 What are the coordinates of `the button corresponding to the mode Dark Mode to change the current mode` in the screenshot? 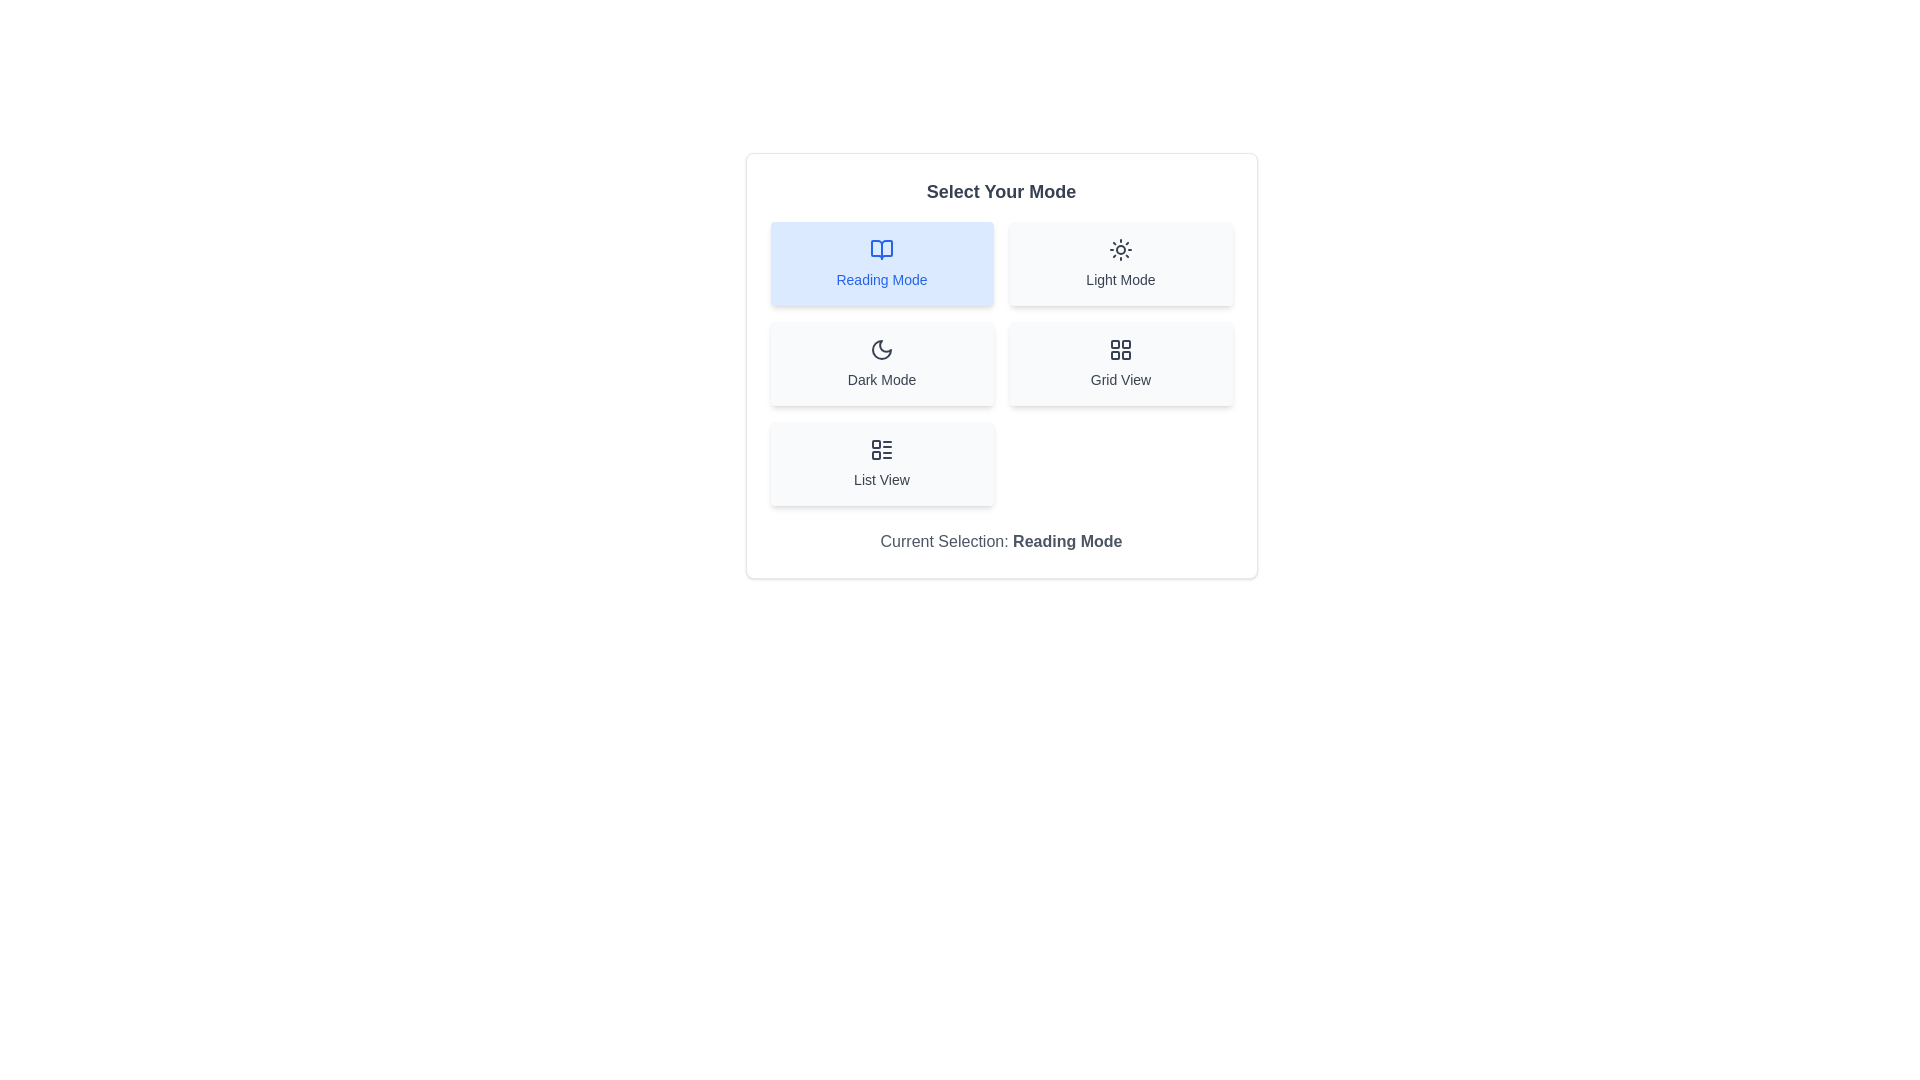 It's located at (881, 363).